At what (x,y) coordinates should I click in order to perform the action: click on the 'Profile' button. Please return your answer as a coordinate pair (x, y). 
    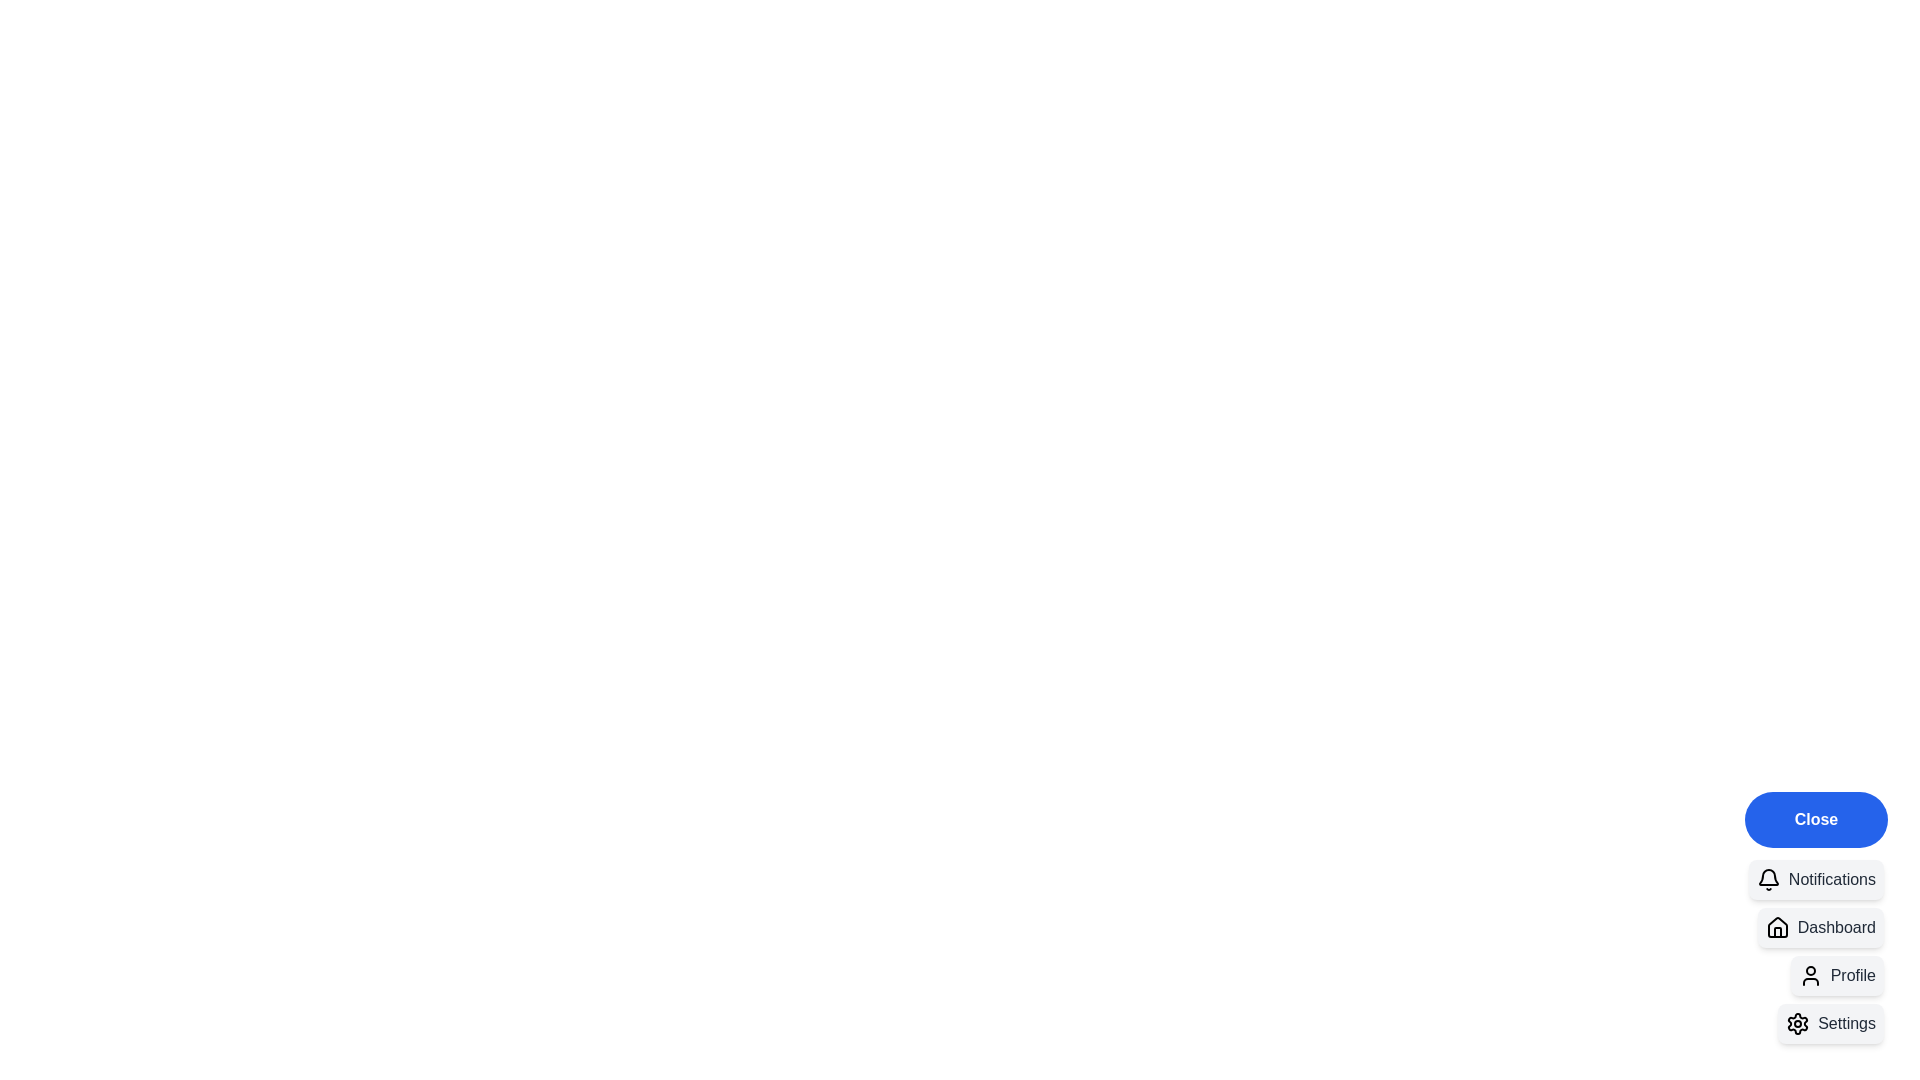
    Looking at the image, I should click on (1837, 974).